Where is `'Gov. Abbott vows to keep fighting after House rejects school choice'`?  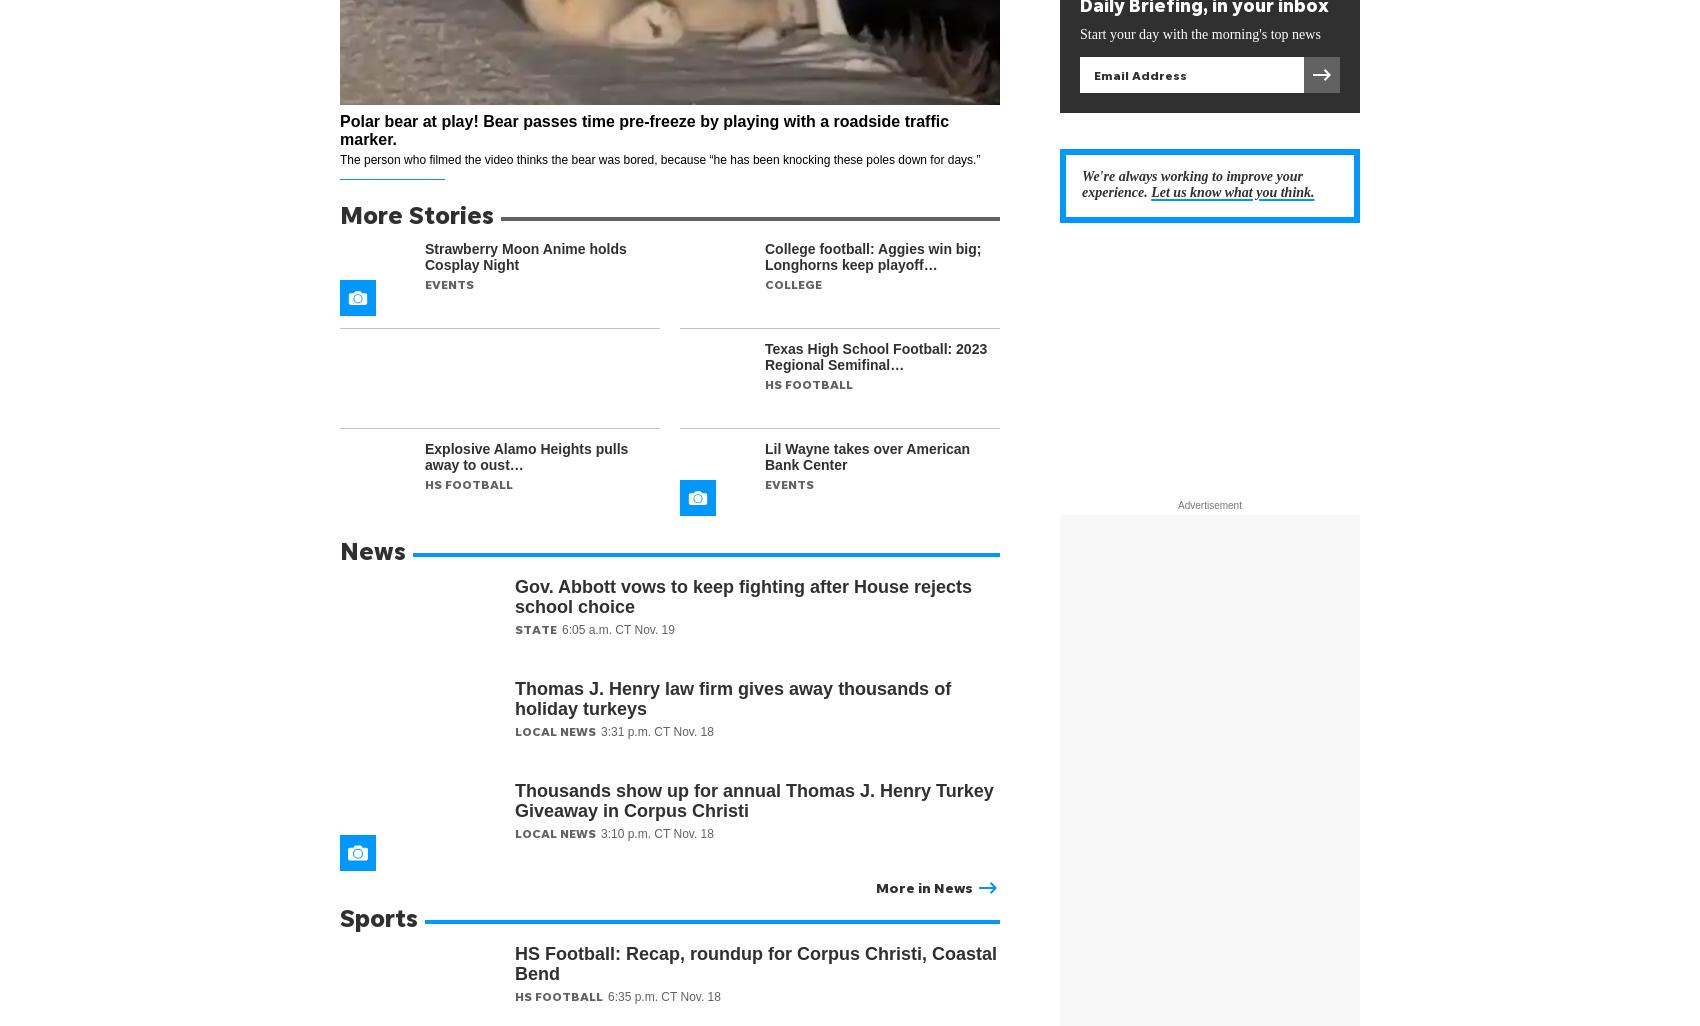
'Gov. Abbott vows to keep fighting after House rejects school choice' is located at coordinates (743, 596).